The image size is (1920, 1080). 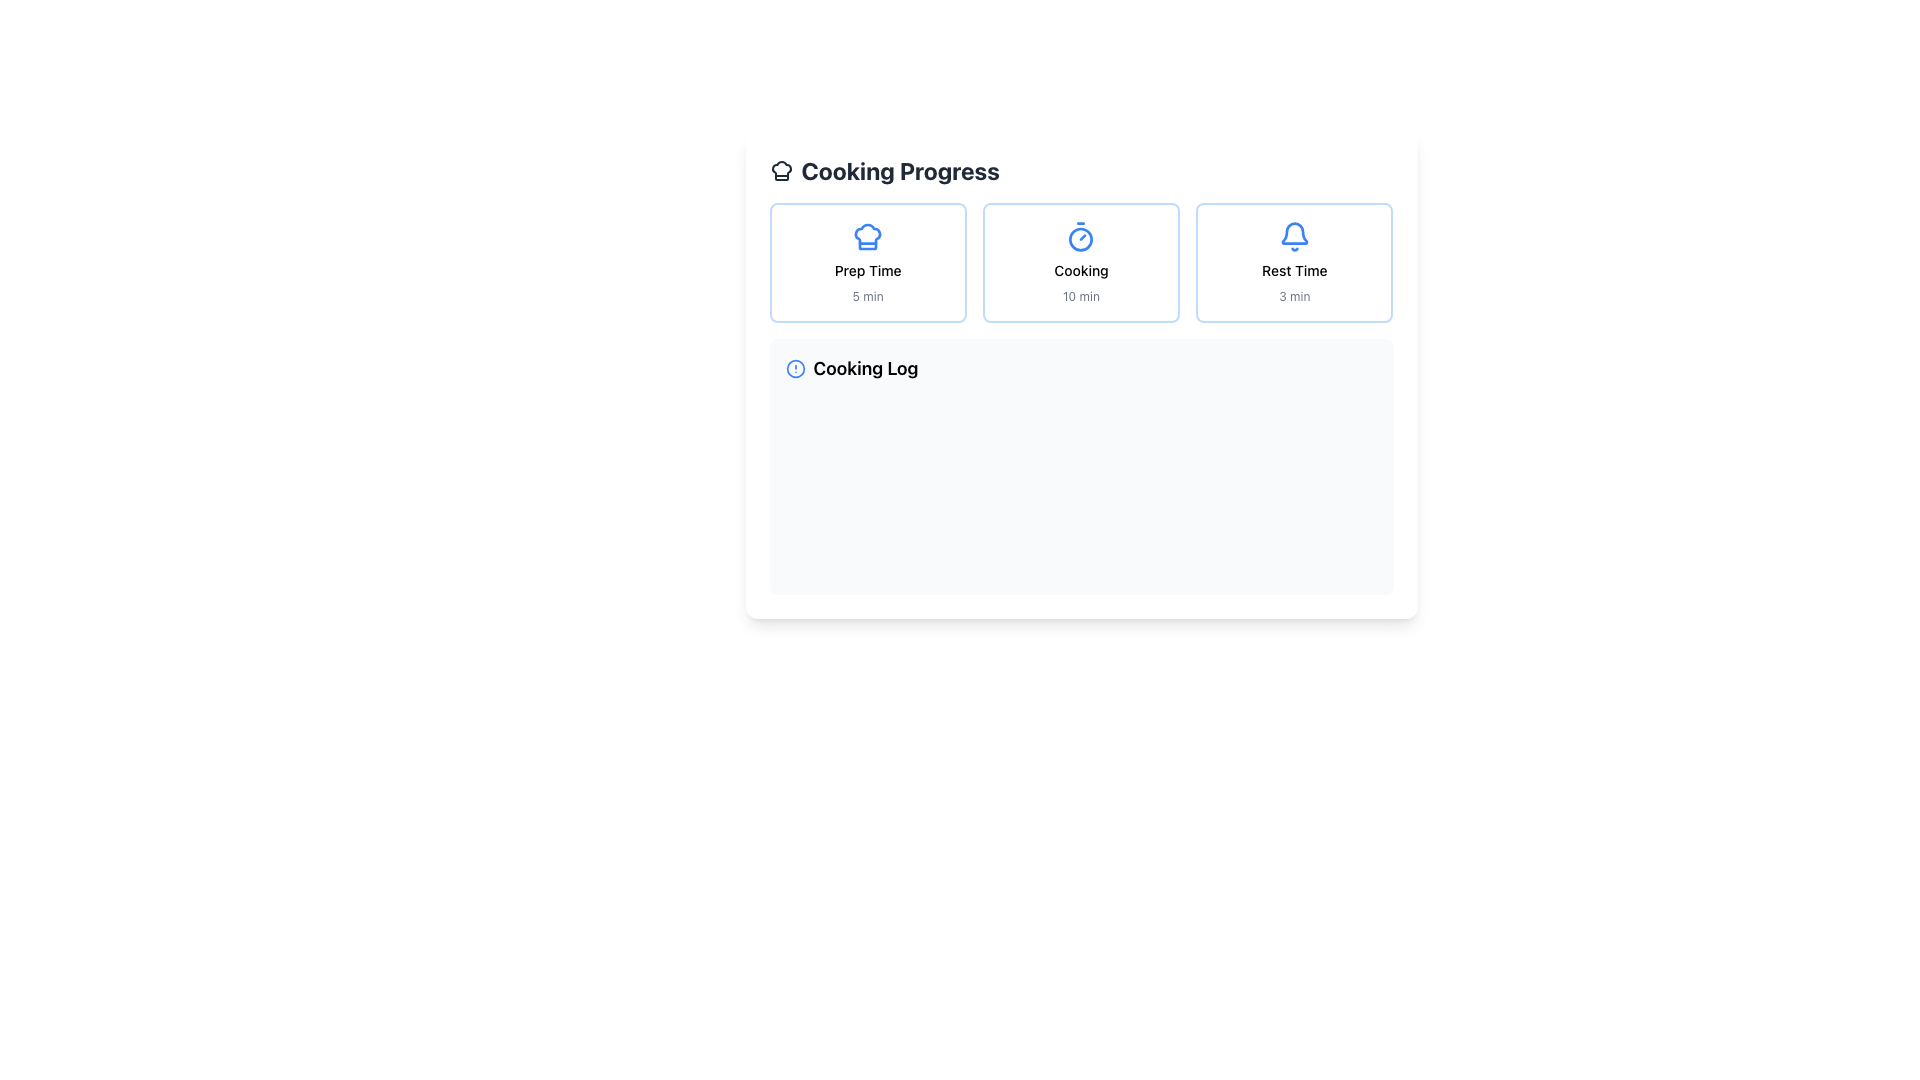 I want to click on the non-interactive Text label displaying the word 'Cooking', which is positioned in the second box from the left, below a timer icon and above the text '10 min', so click(x=1080, y=270).